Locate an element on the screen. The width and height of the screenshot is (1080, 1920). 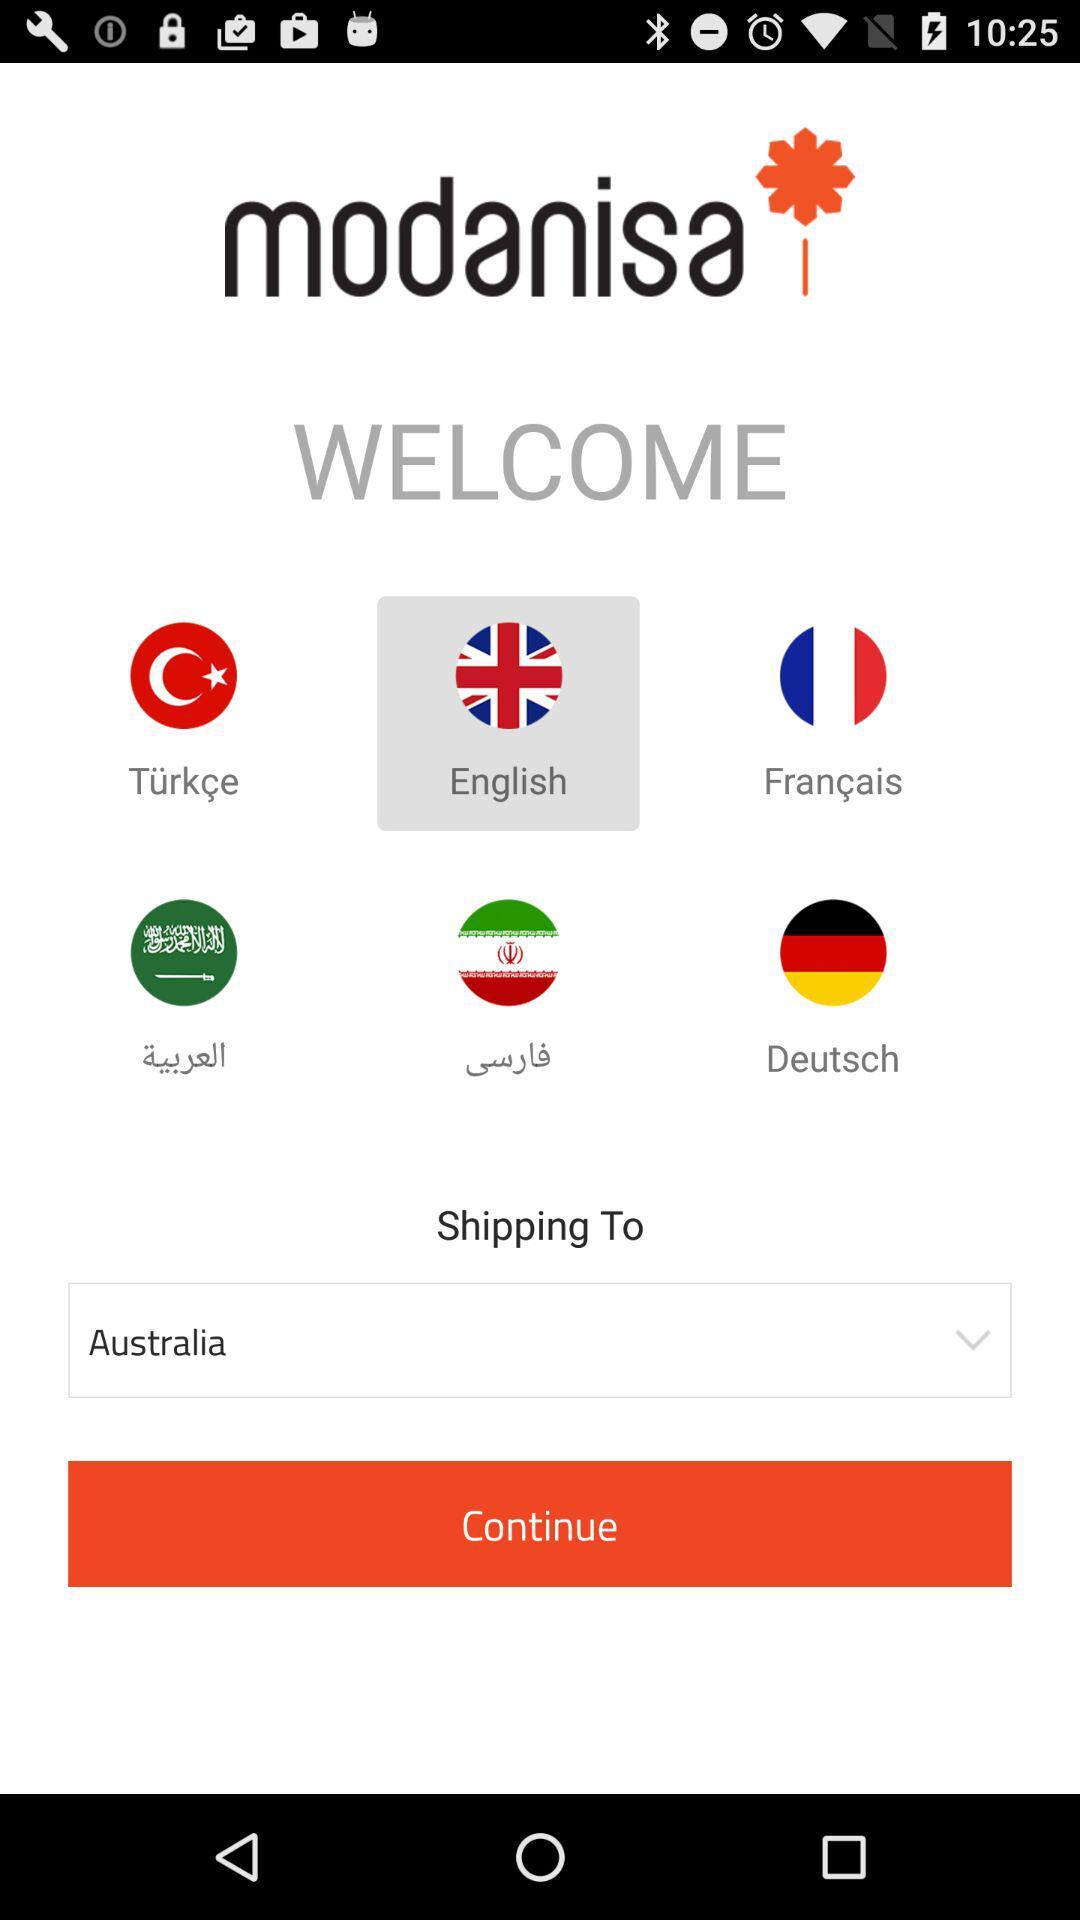
turkey language is located at coordinates (183, 675).